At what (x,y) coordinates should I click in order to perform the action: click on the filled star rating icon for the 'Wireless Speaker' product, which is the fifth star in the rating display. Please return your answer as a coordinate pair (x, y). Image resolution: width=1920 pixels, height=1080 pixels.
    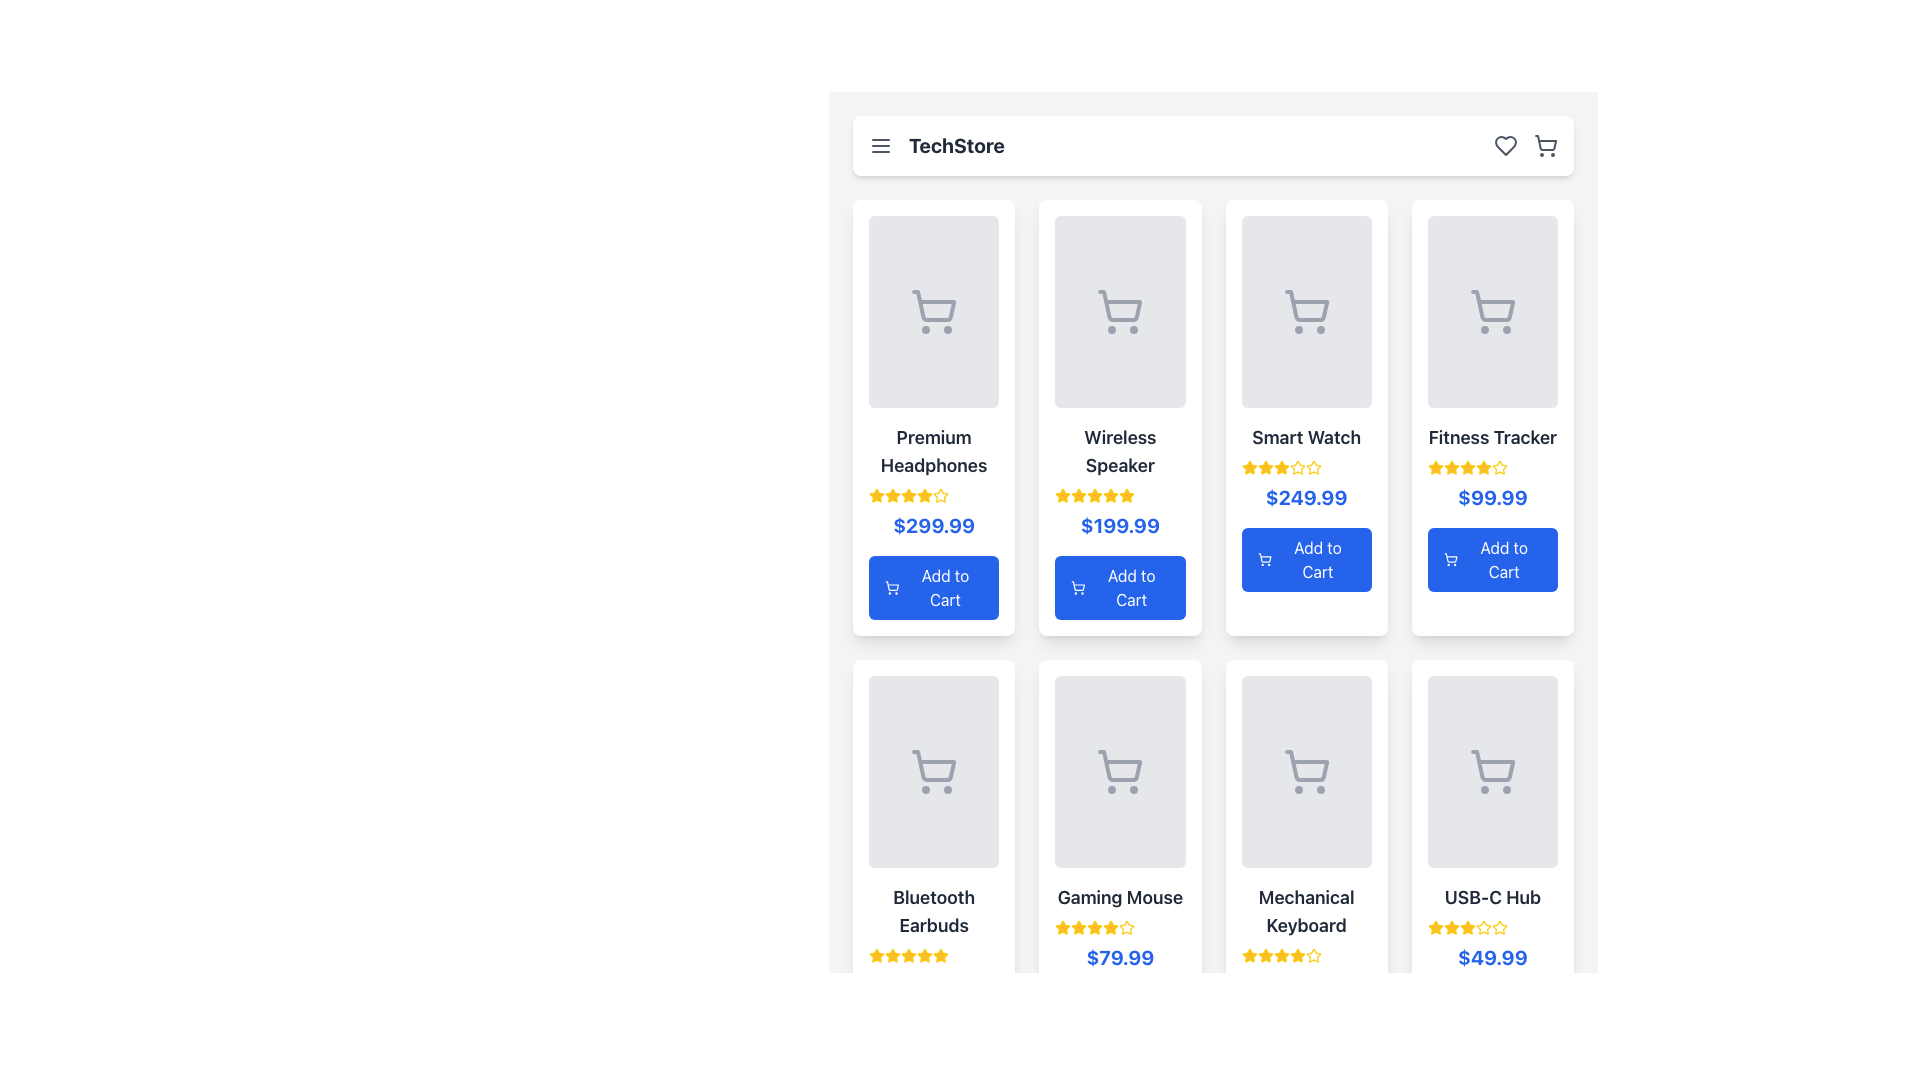
    Looking at the image, I should click on (1110, 495).